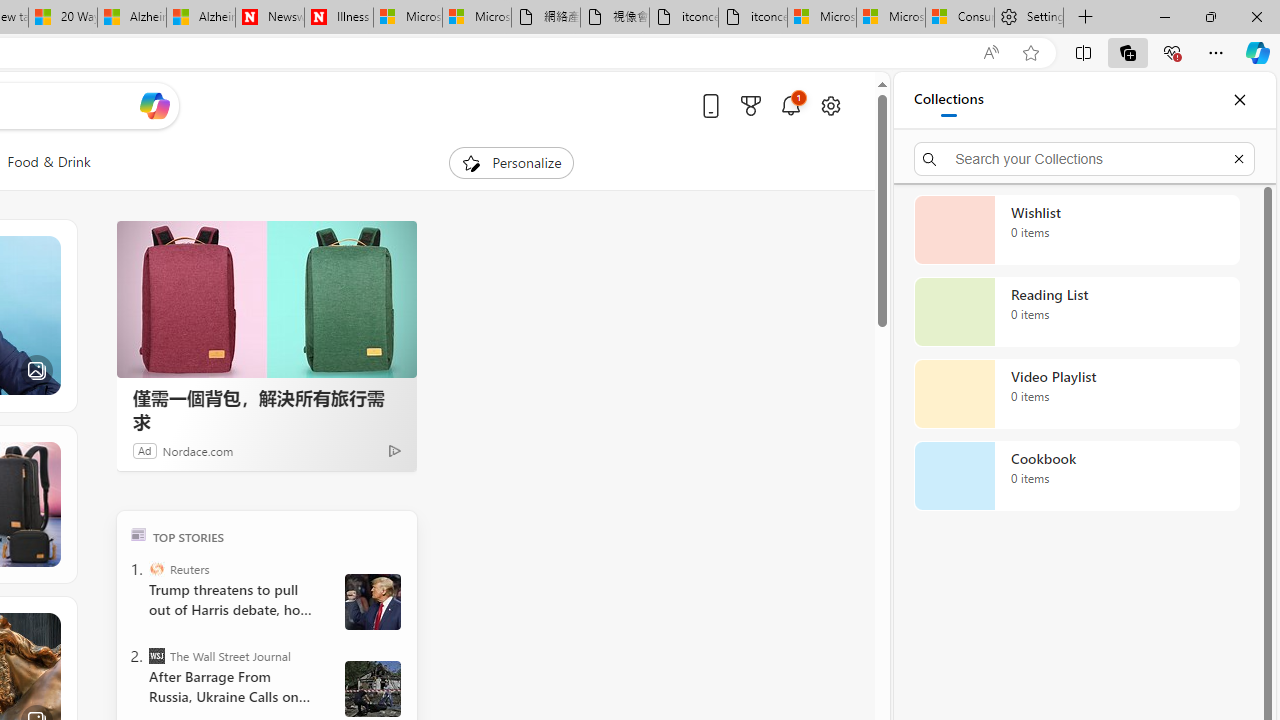 This screenshot has width=1280, height=720. What do you see at coordinates (1076, 394) in the screenshot?
I see `'Video Playlist collection, 0 items'` at bounding box center [1076, 394].